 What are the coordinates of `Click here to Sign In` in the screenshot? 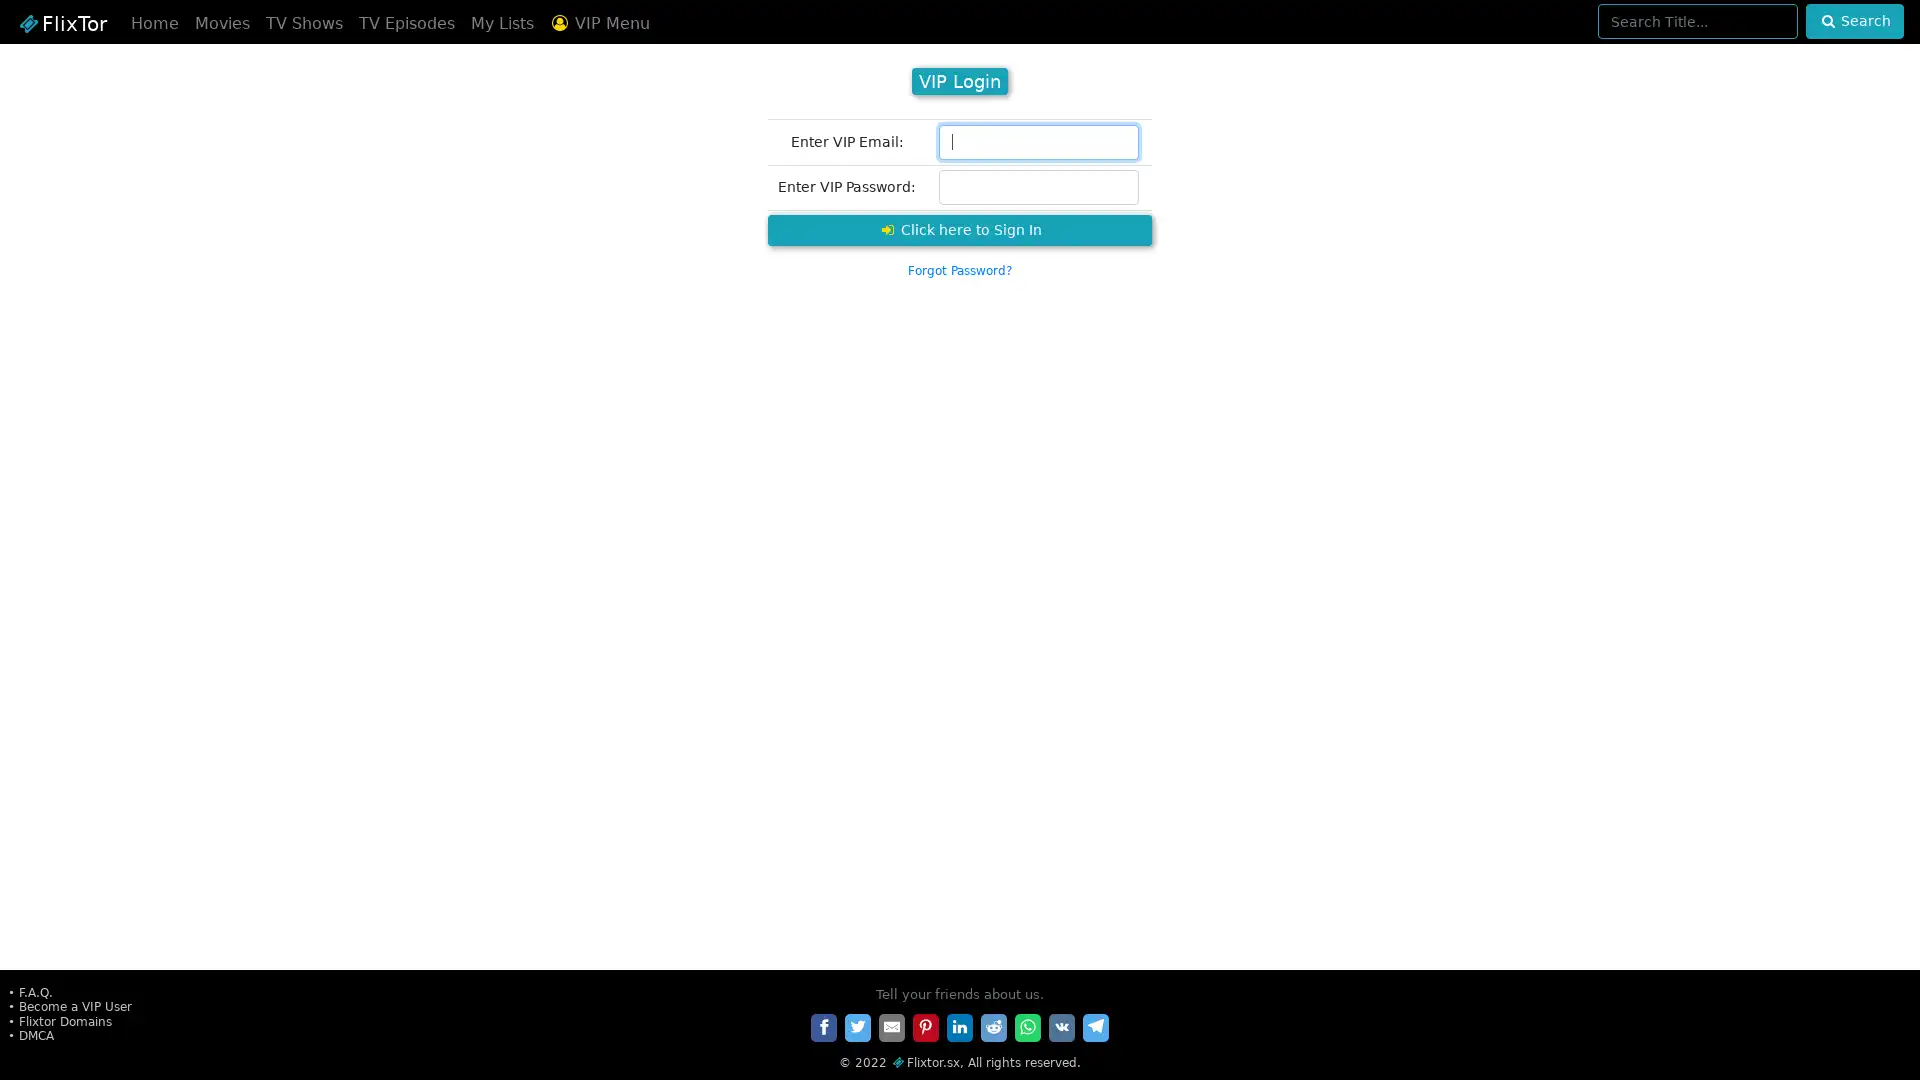 It's located at (960, 229).